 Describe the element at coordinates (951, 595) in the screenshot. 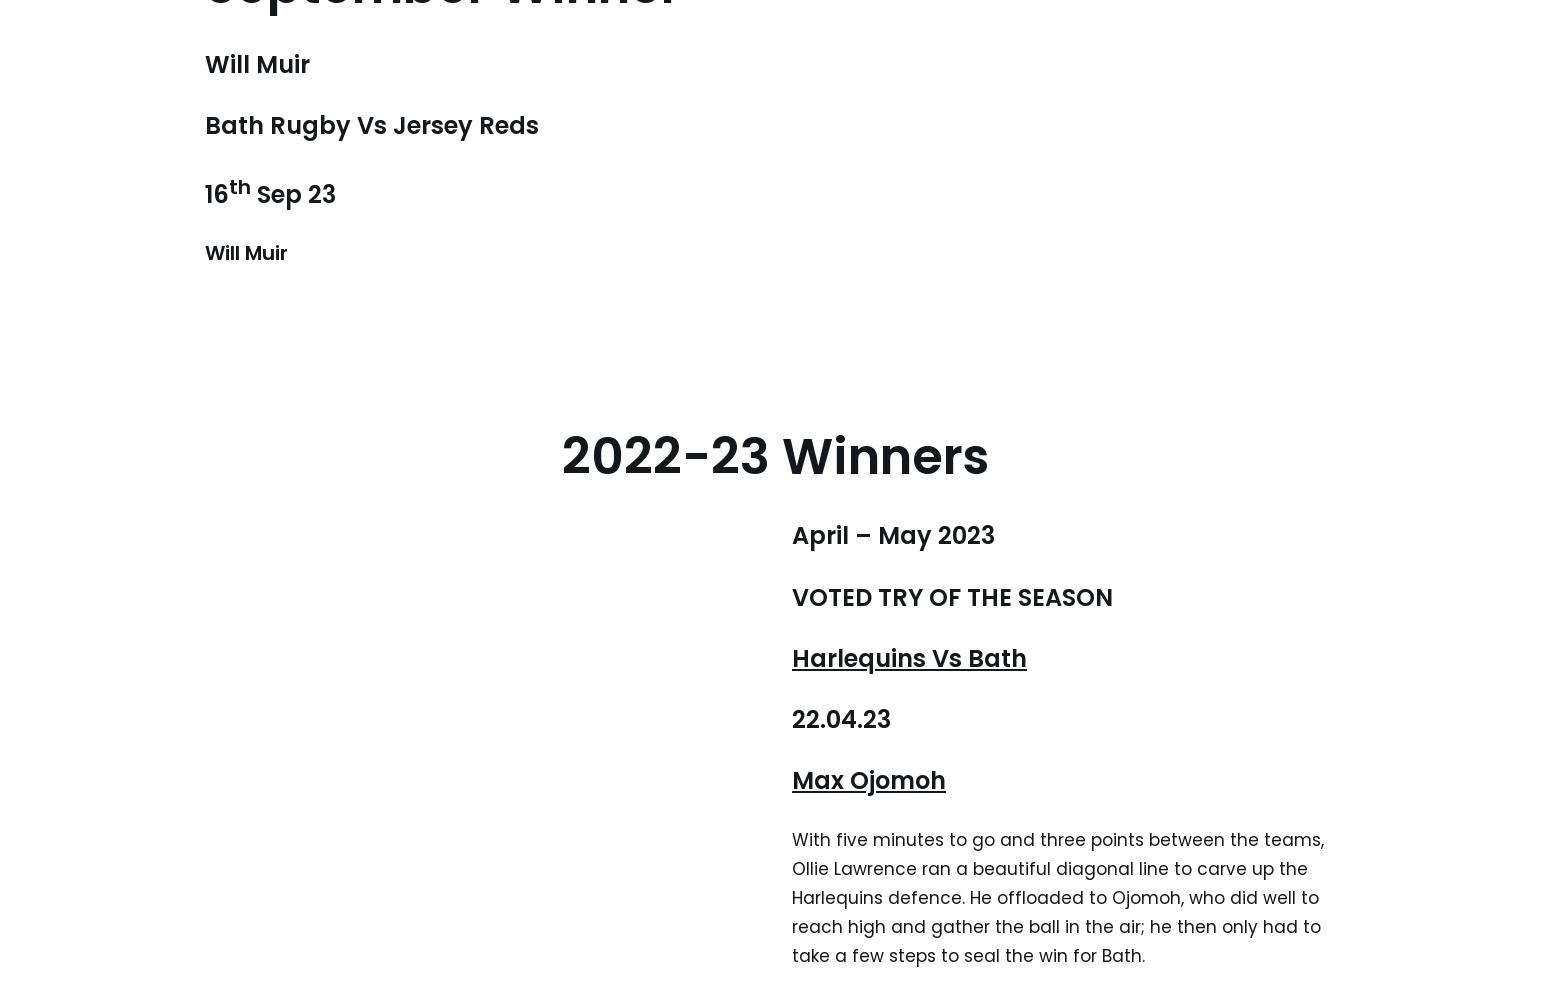

I see `'VOTED TRY OF THE SEASON'` at that location.